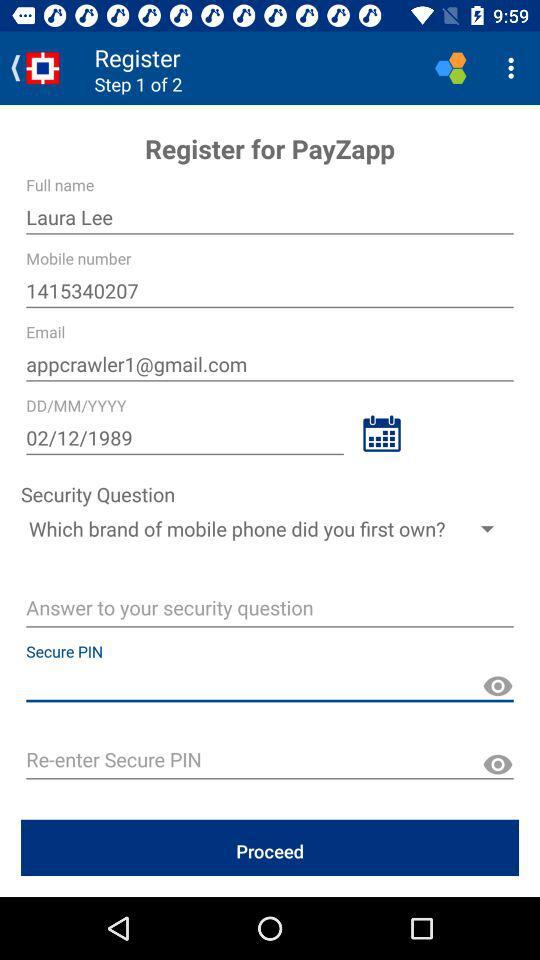 The width and height of the screenshot is (540, 960). I want to click on the logo left side to three dots on top right of page, so click(451, 68).